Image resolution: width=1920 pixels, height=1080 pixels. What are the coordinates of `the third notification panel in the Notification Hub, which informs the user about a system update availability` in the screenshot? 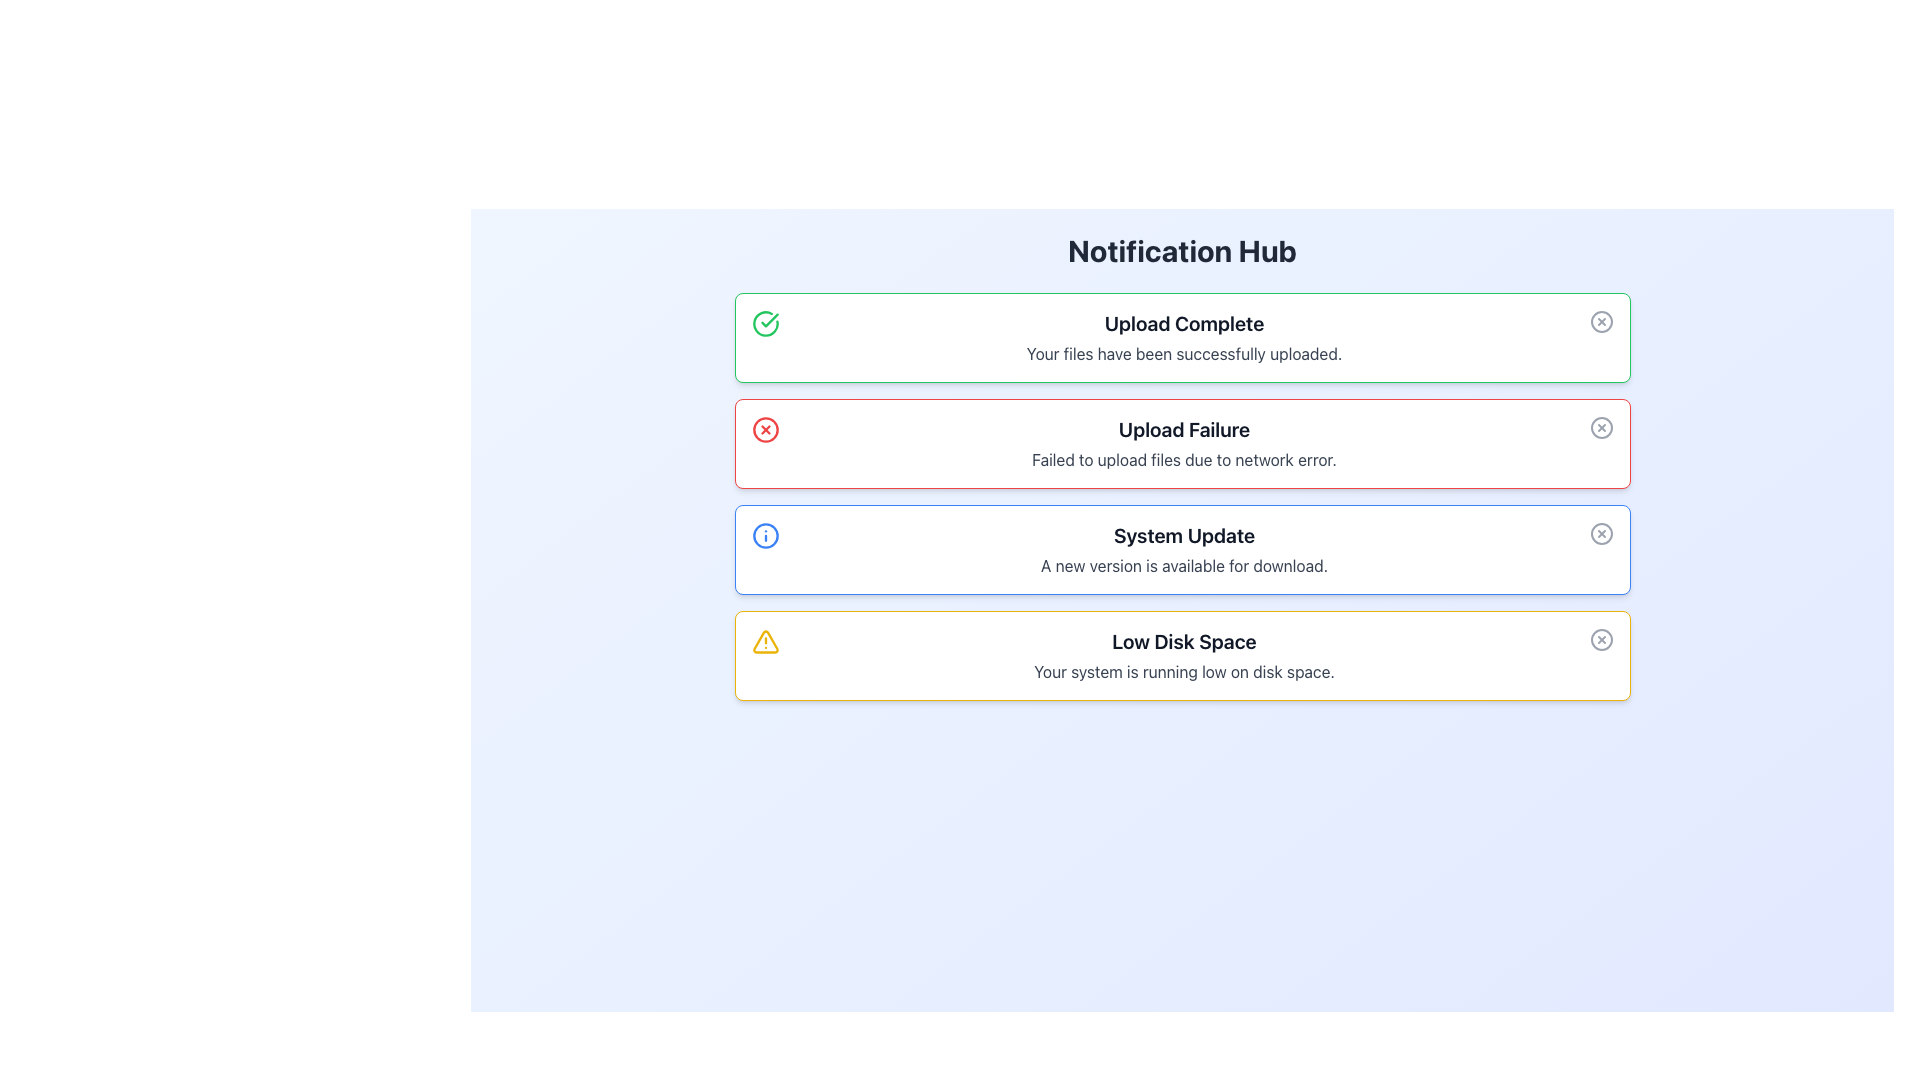 It's located at (1184, 550).